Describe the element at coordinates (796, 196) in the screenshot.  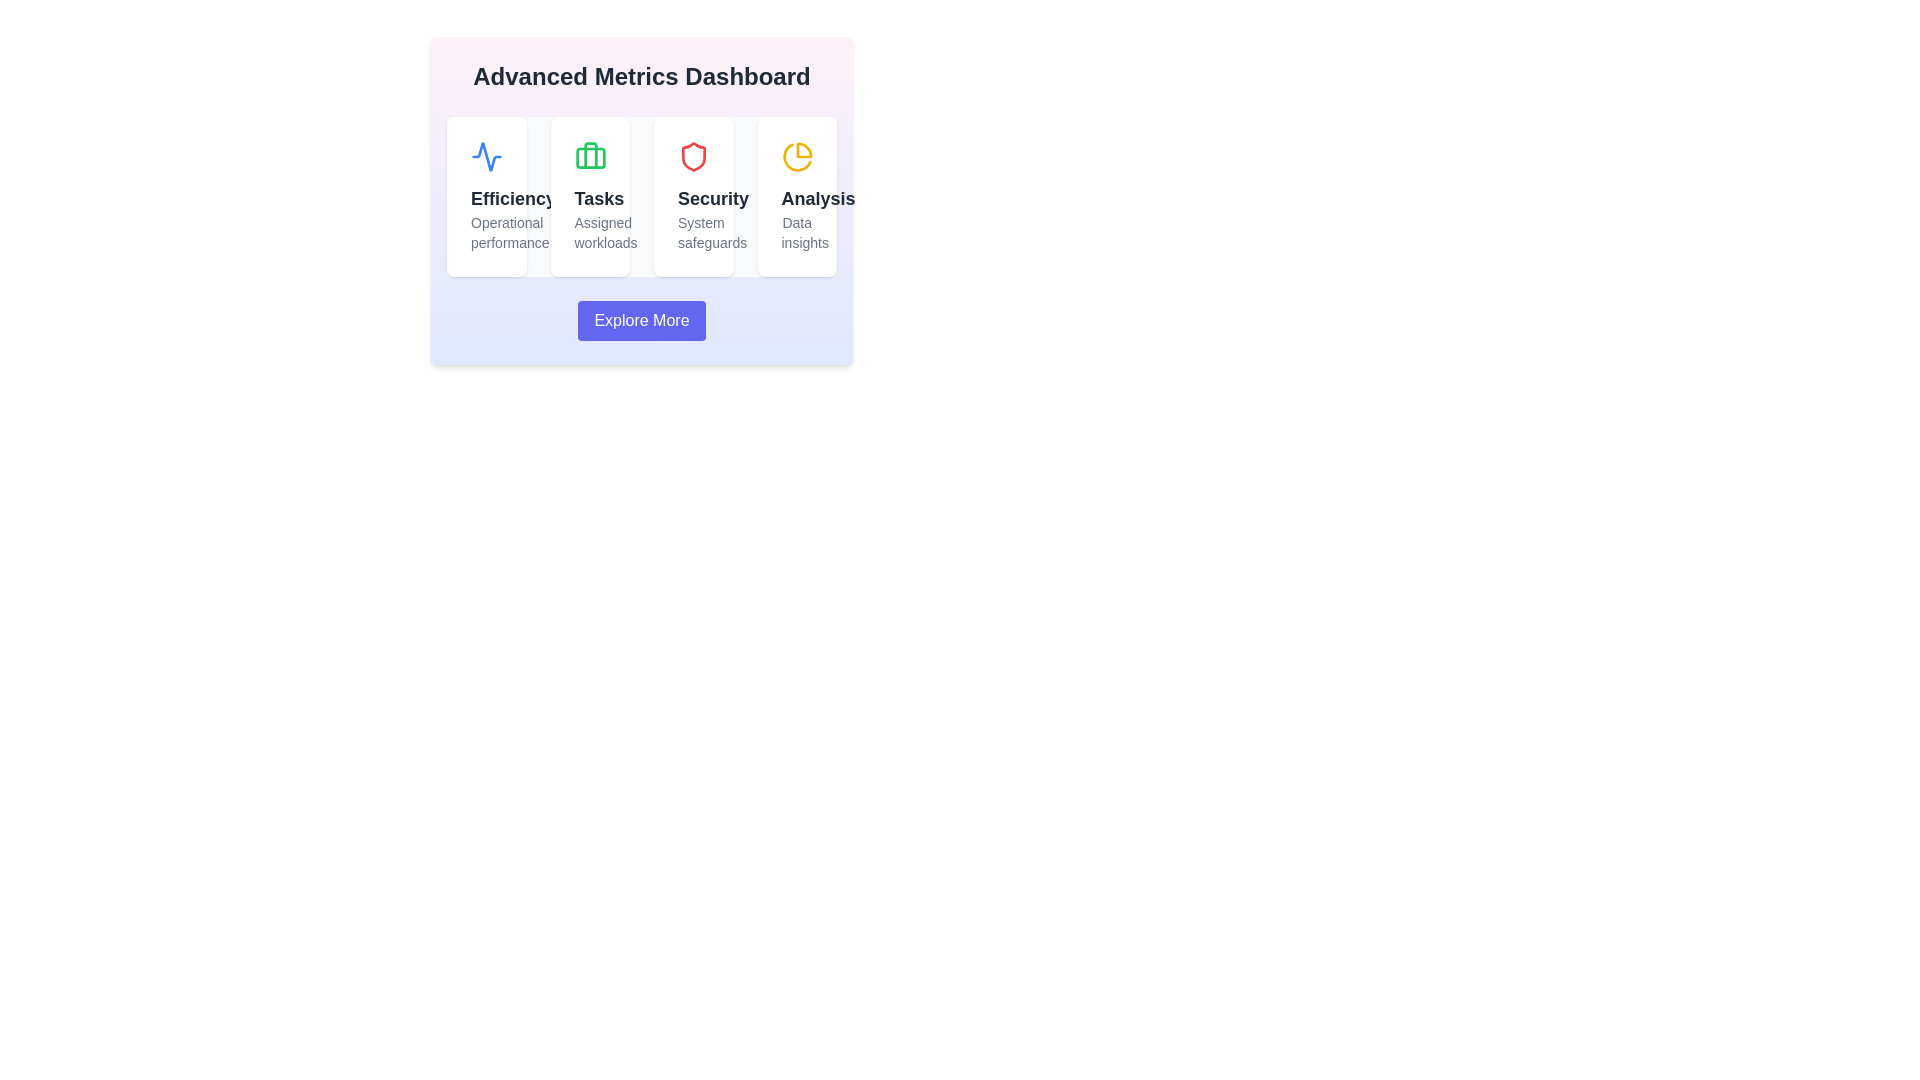
I see `the 'Analysis' text or the yellow pie chart icon in the fourth card of the grid layout, which has a white background and rounded corners` at that location.